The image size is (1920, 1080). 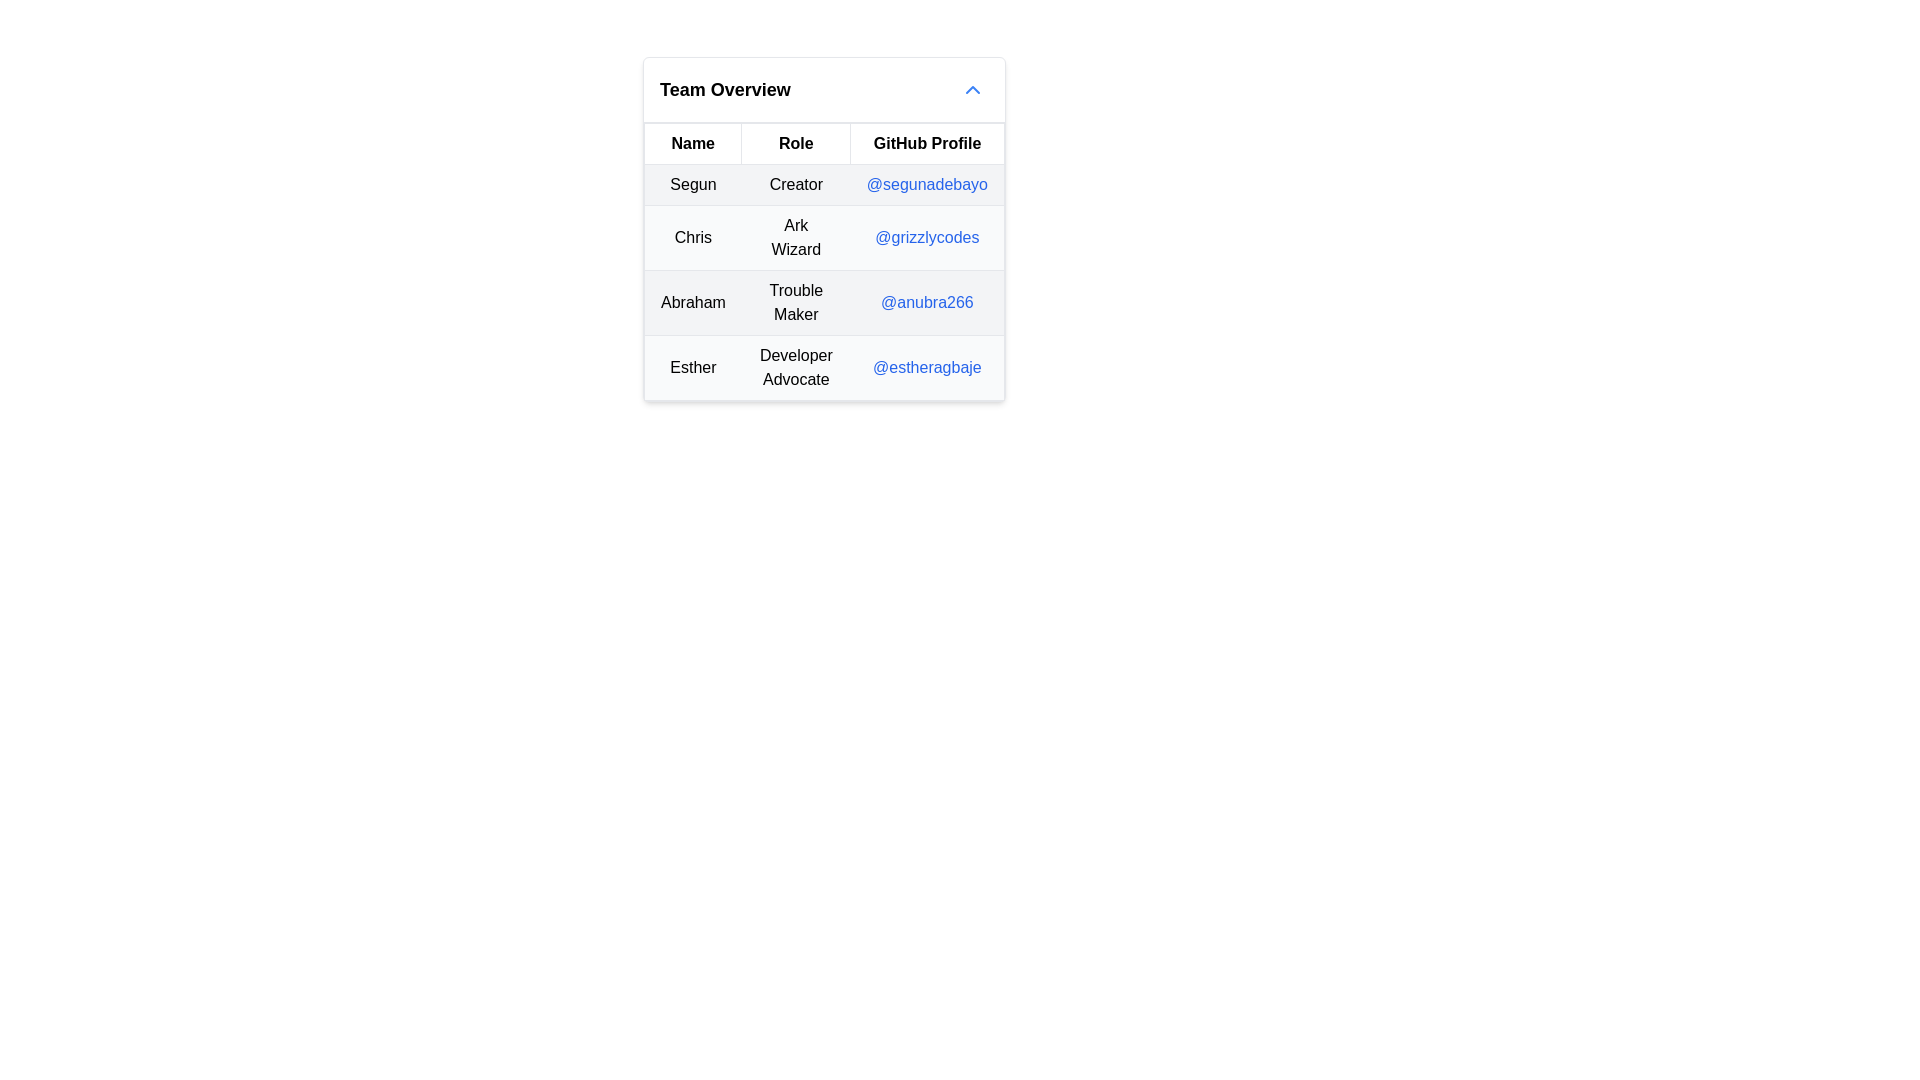 What do you see at coordinates (926, 367) in the screenshot?
I see `the hyperlink that leads to the GitHub profile of the user '@estheragbaje', located in the last row of the table under the 'GitHub Profile' column, aligned with 'Esther' in the 'Name' column and 'Developer Advocate' in the 'Role' column` at bounding box center [926, 367].